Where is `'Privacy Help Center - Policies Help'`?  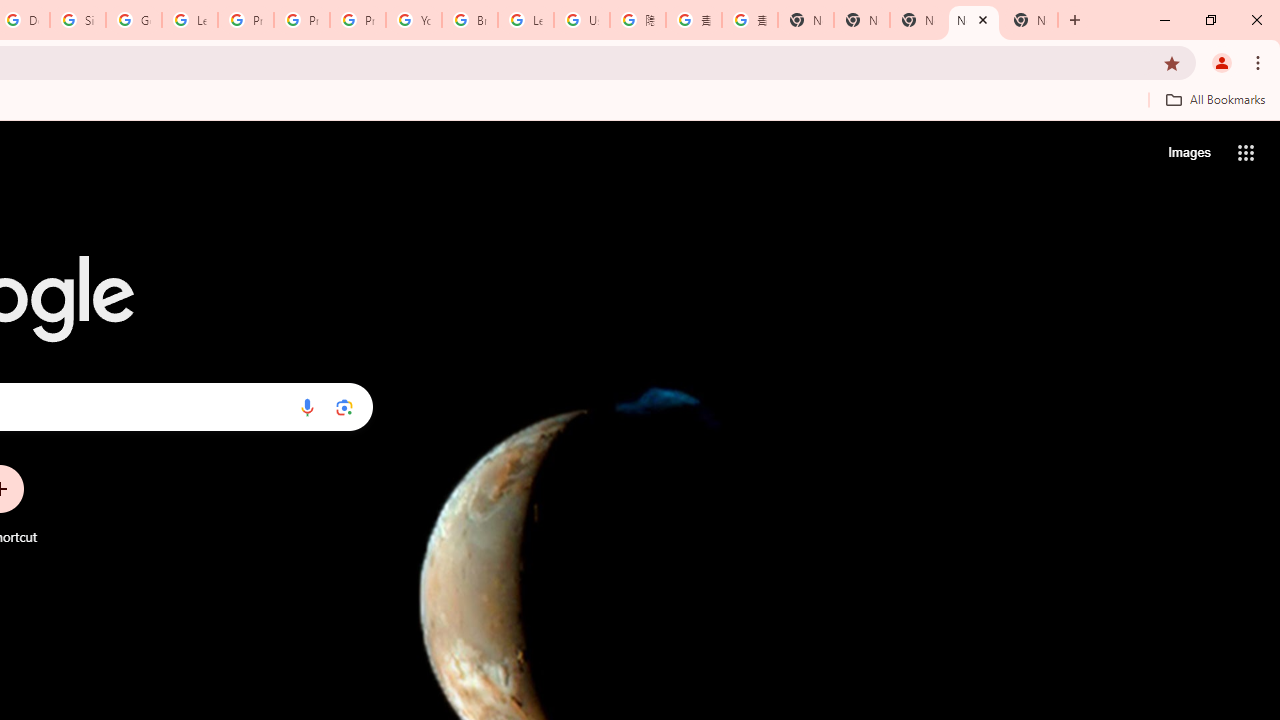
'Privacy Help Center - Policies Help' is located at coordinates (244, 20).